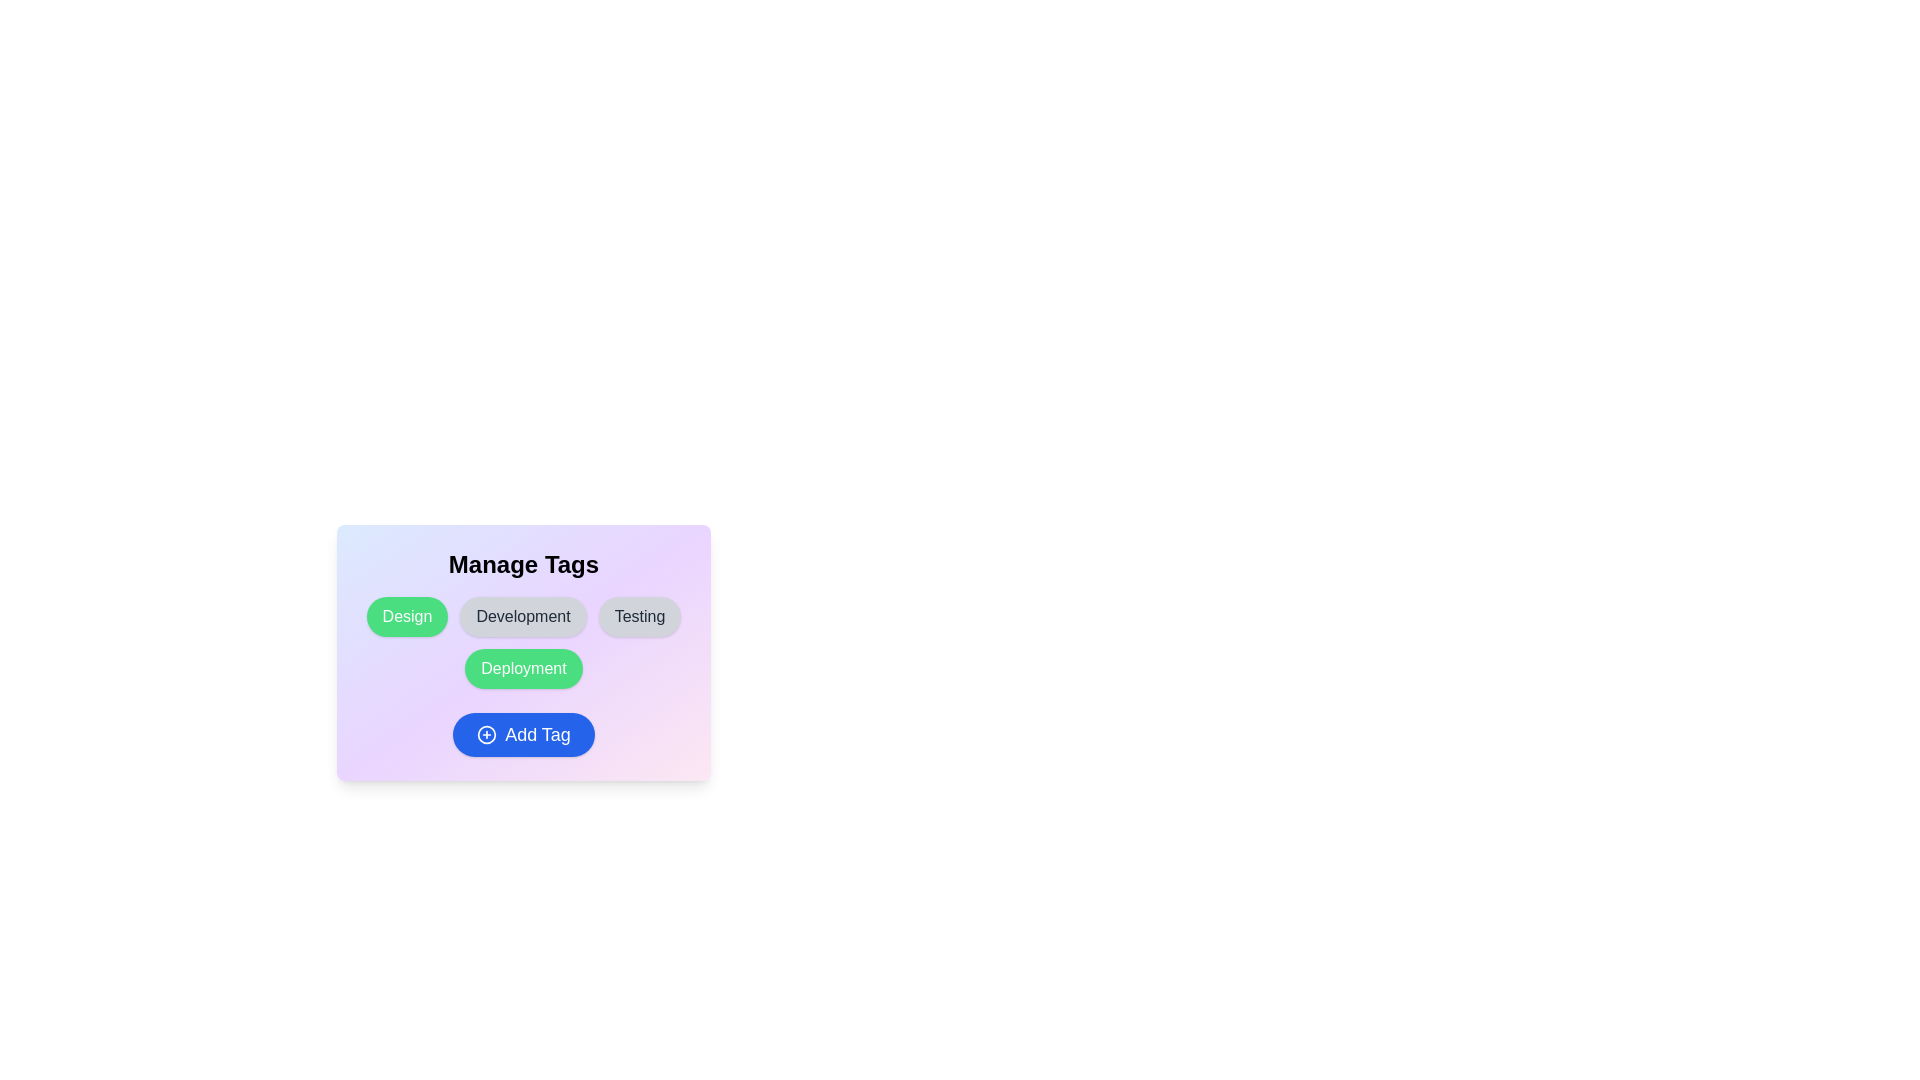  I want to click on the tag chip labeled Deployment, so click(523, 668).